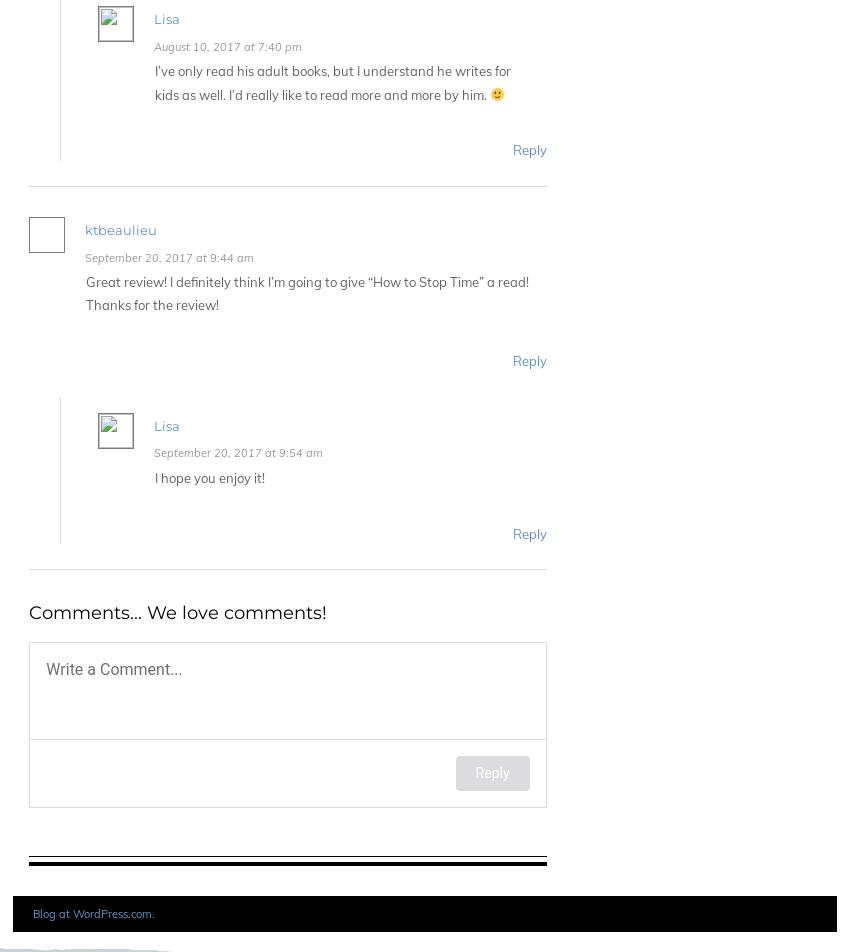 The image size is (850, 952). I want to click on 'I’ve only read his adult books, but I understand he writes for kids as well. I’d really like to read more and more by him.', so click(333, 82).